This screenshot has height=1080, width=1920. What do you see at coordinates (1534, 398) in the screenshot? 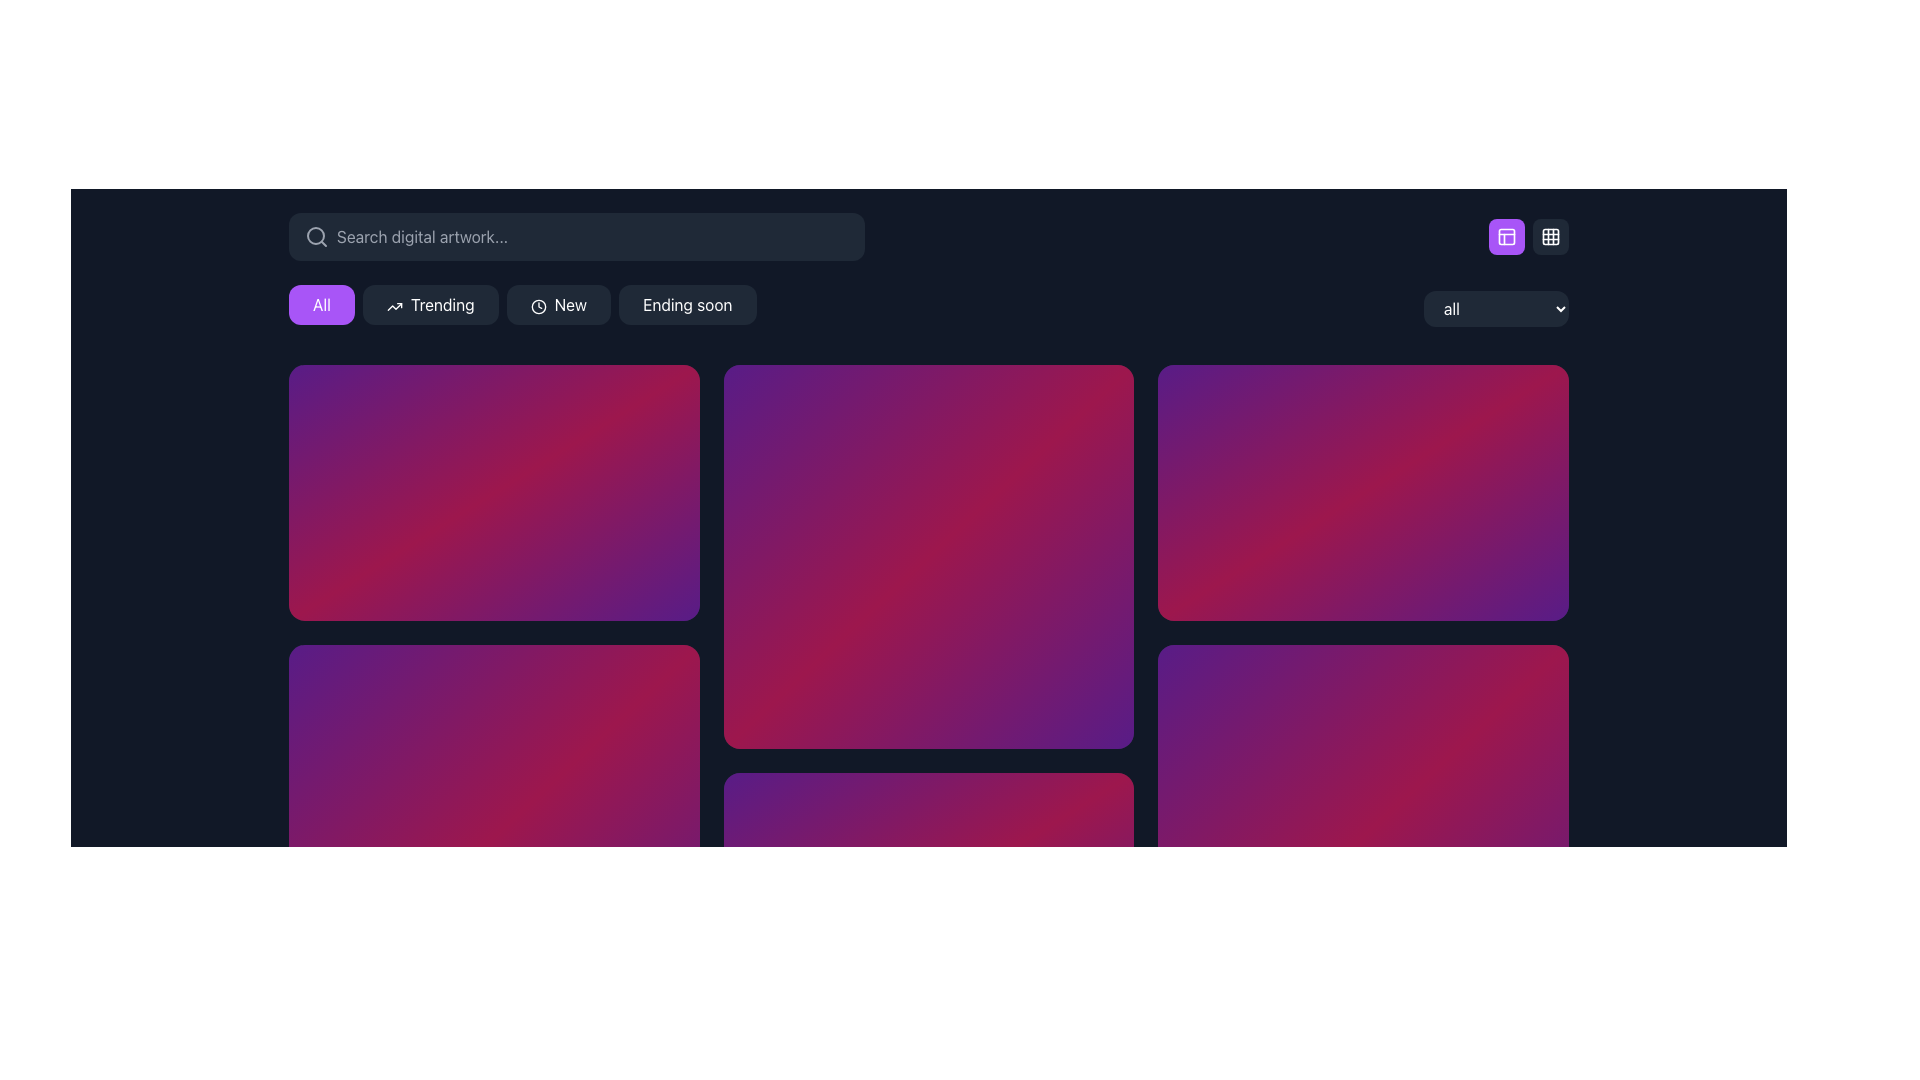
I see `the zoom-in control button located in the top-right corner of the interface, which is the second button in a group of circular buttons` at bounding box center [1534, 398].